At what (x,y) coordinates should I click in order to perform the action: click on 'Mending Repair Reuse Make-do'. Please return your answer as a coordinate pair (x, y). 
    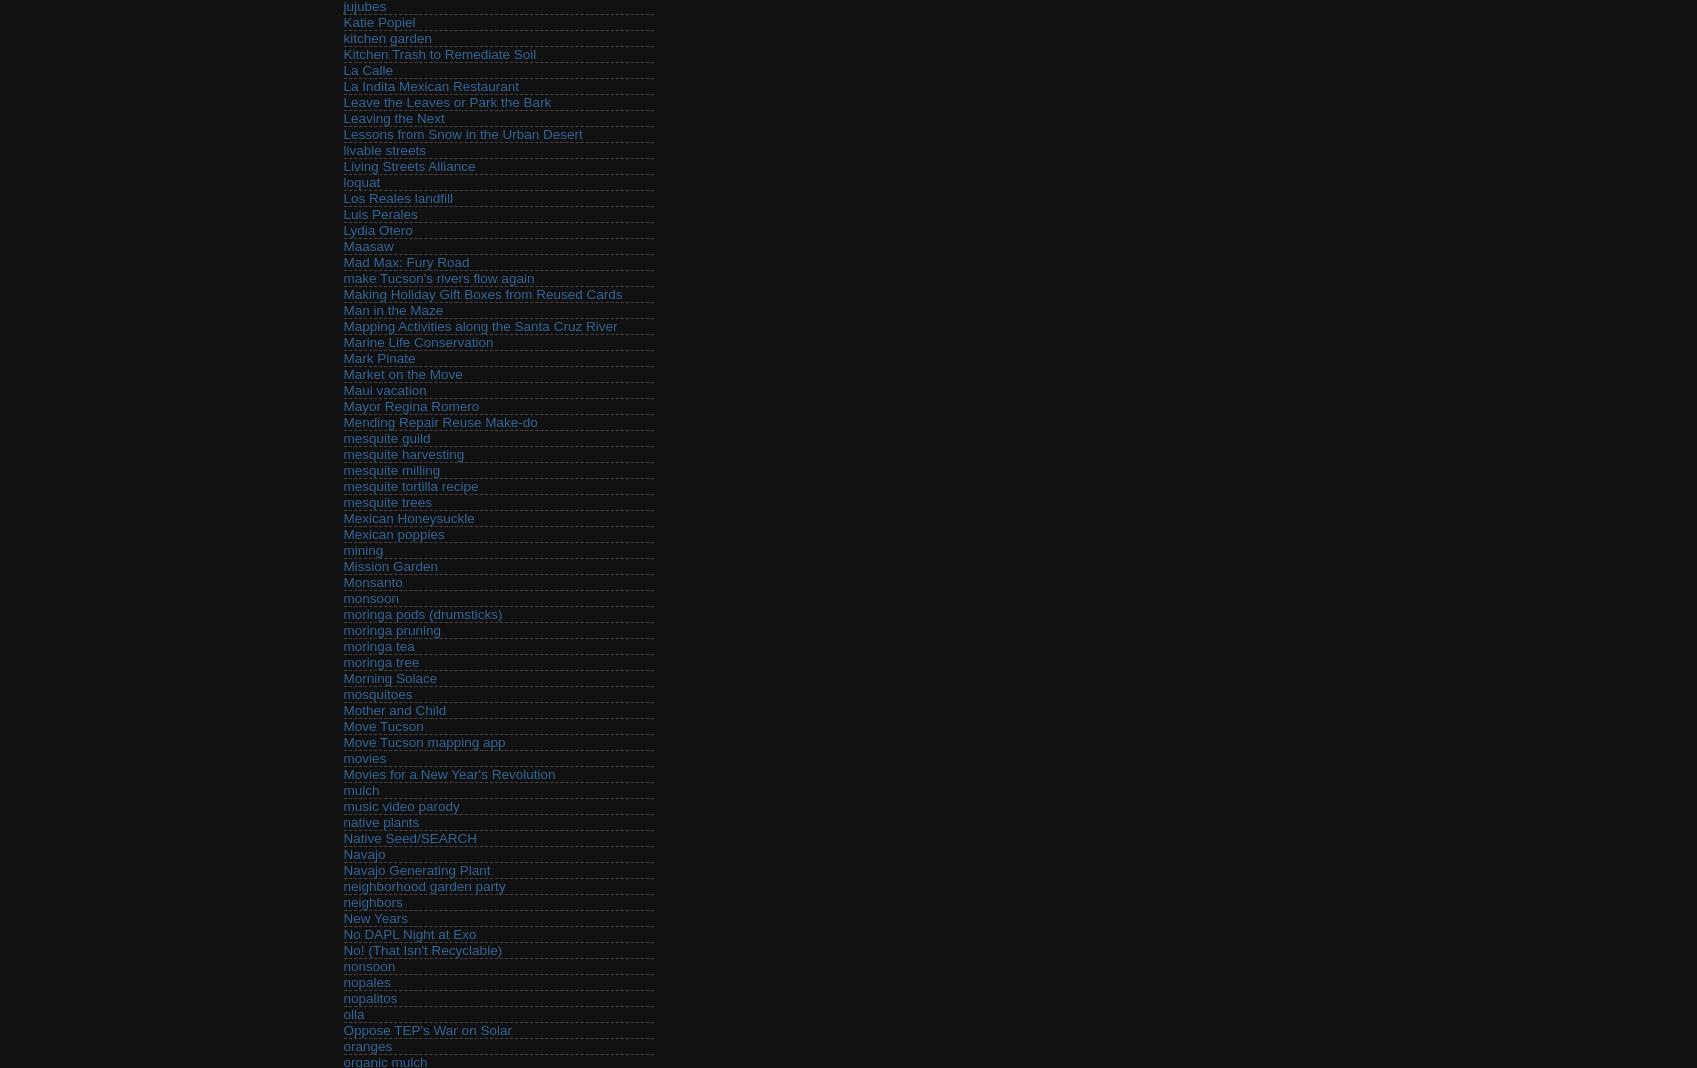
    Looking at the image, I should click on (439, 422).